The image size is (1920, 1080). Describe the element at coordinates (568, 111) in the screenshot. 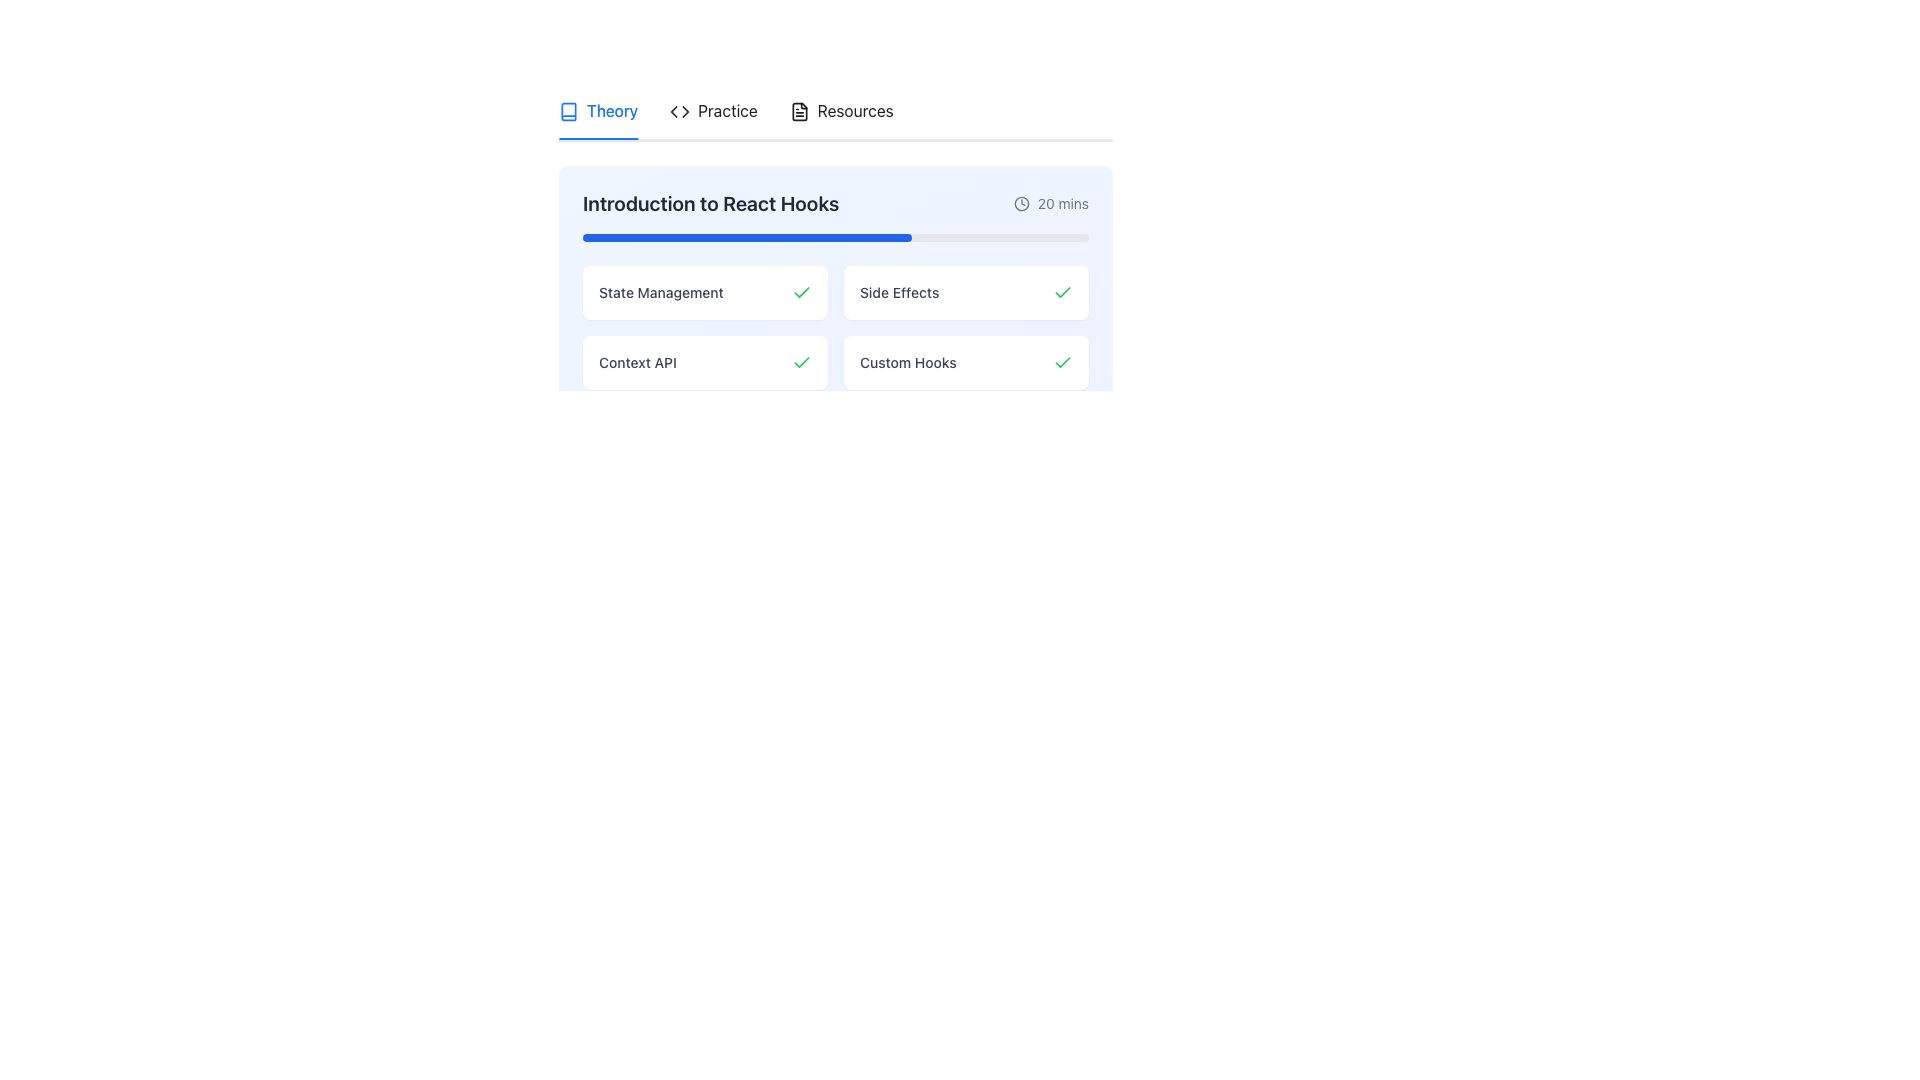

I see `the book icon in the top navigation bar, which is positioned to the left of the 'Theory' label` at that location.